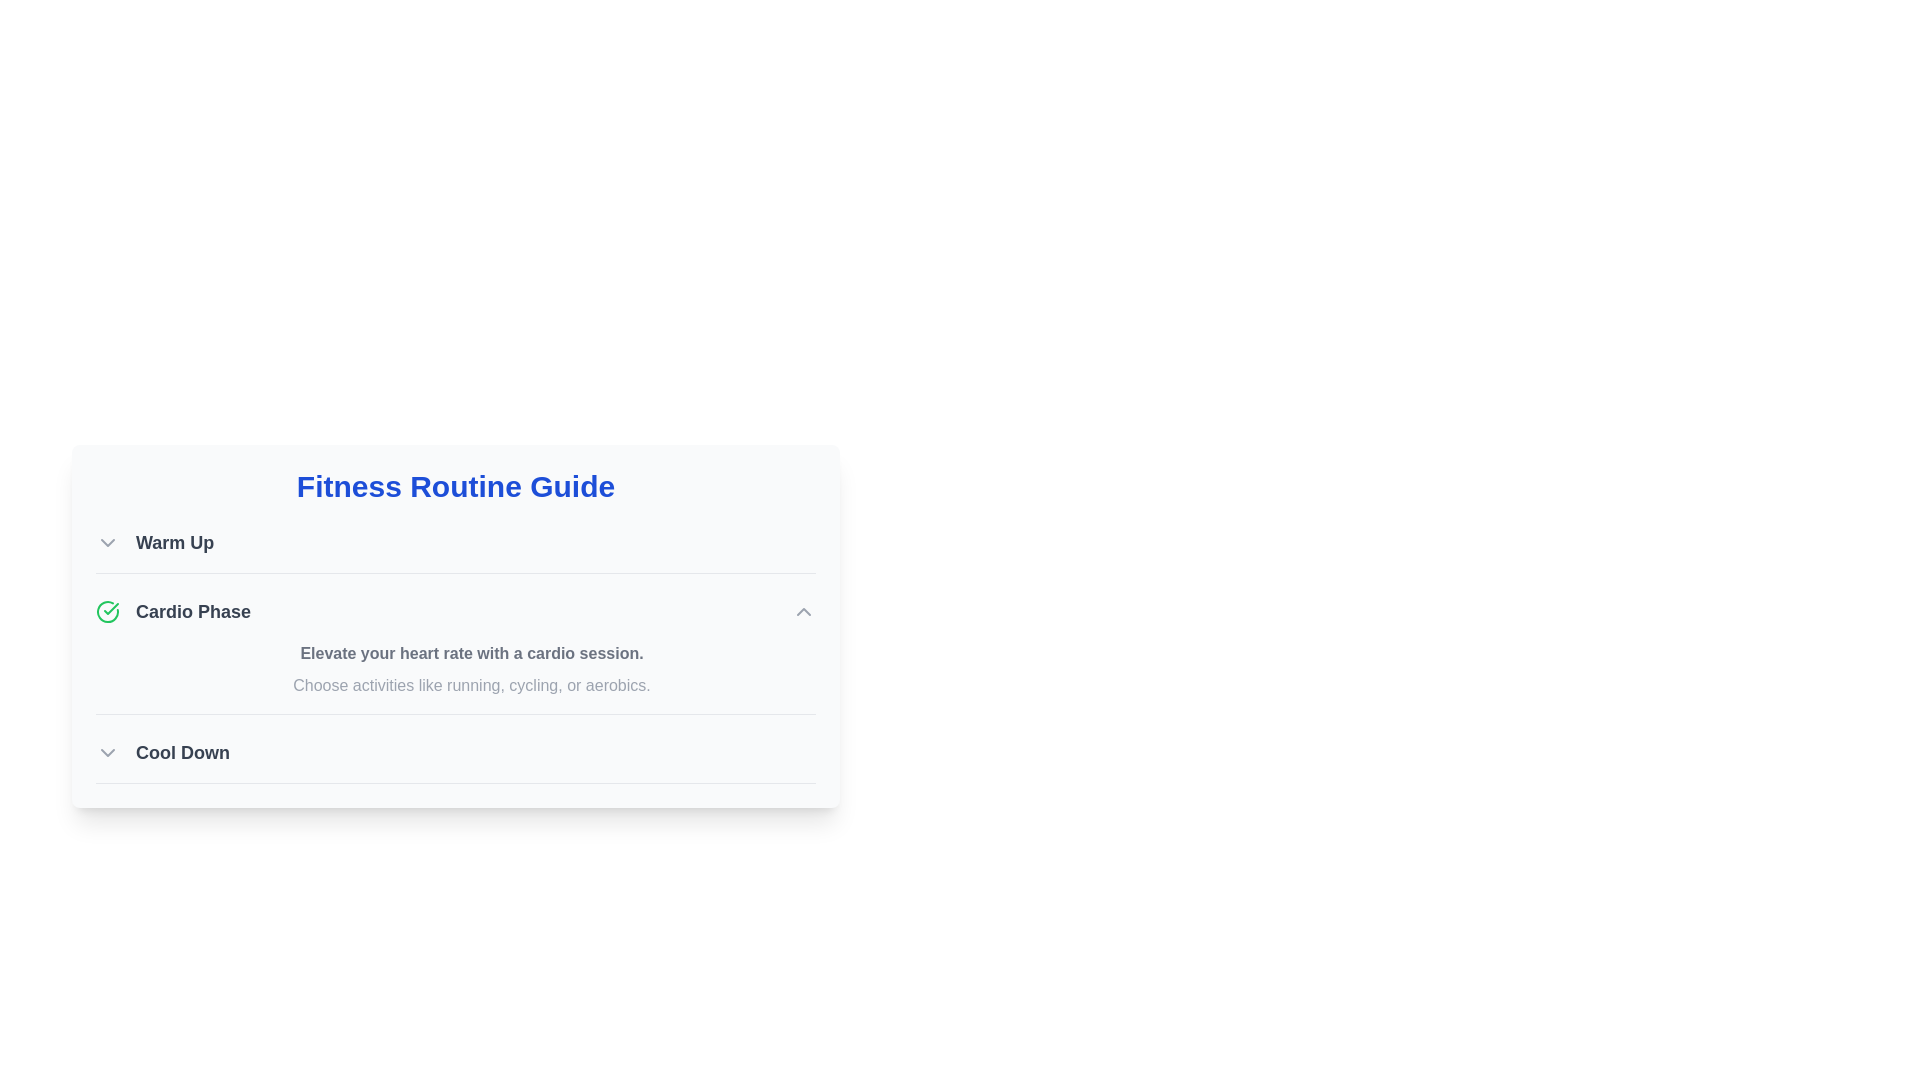 The height and width of the screenshot is (1080, 1920). Describe the element at coordinates (173, 611) in the screenshot. I see `the 'Cardio Phase' label located under the 'Warm Up' section, which includes a status icon to its left` at that location.